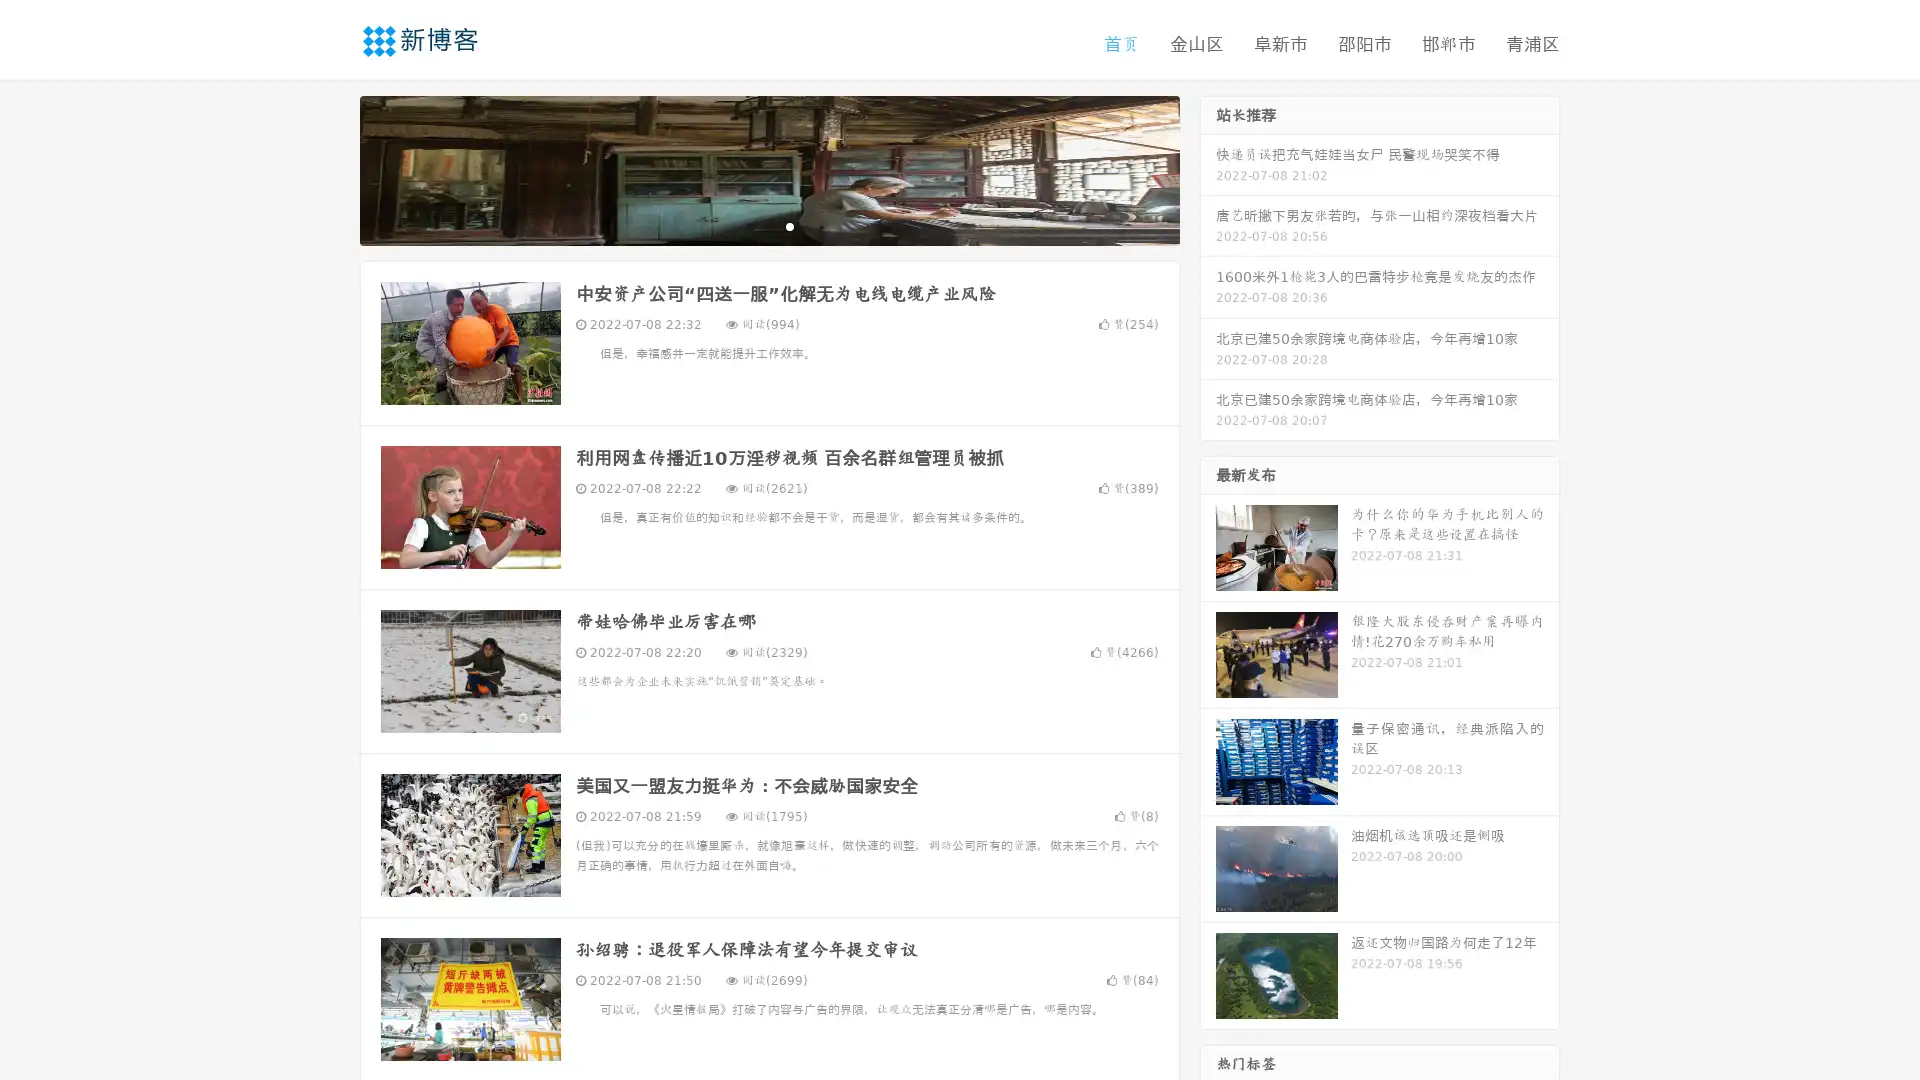  Describe the element at coordinates (330, 168) in the screenshot. I see `Previous slide` at that location.